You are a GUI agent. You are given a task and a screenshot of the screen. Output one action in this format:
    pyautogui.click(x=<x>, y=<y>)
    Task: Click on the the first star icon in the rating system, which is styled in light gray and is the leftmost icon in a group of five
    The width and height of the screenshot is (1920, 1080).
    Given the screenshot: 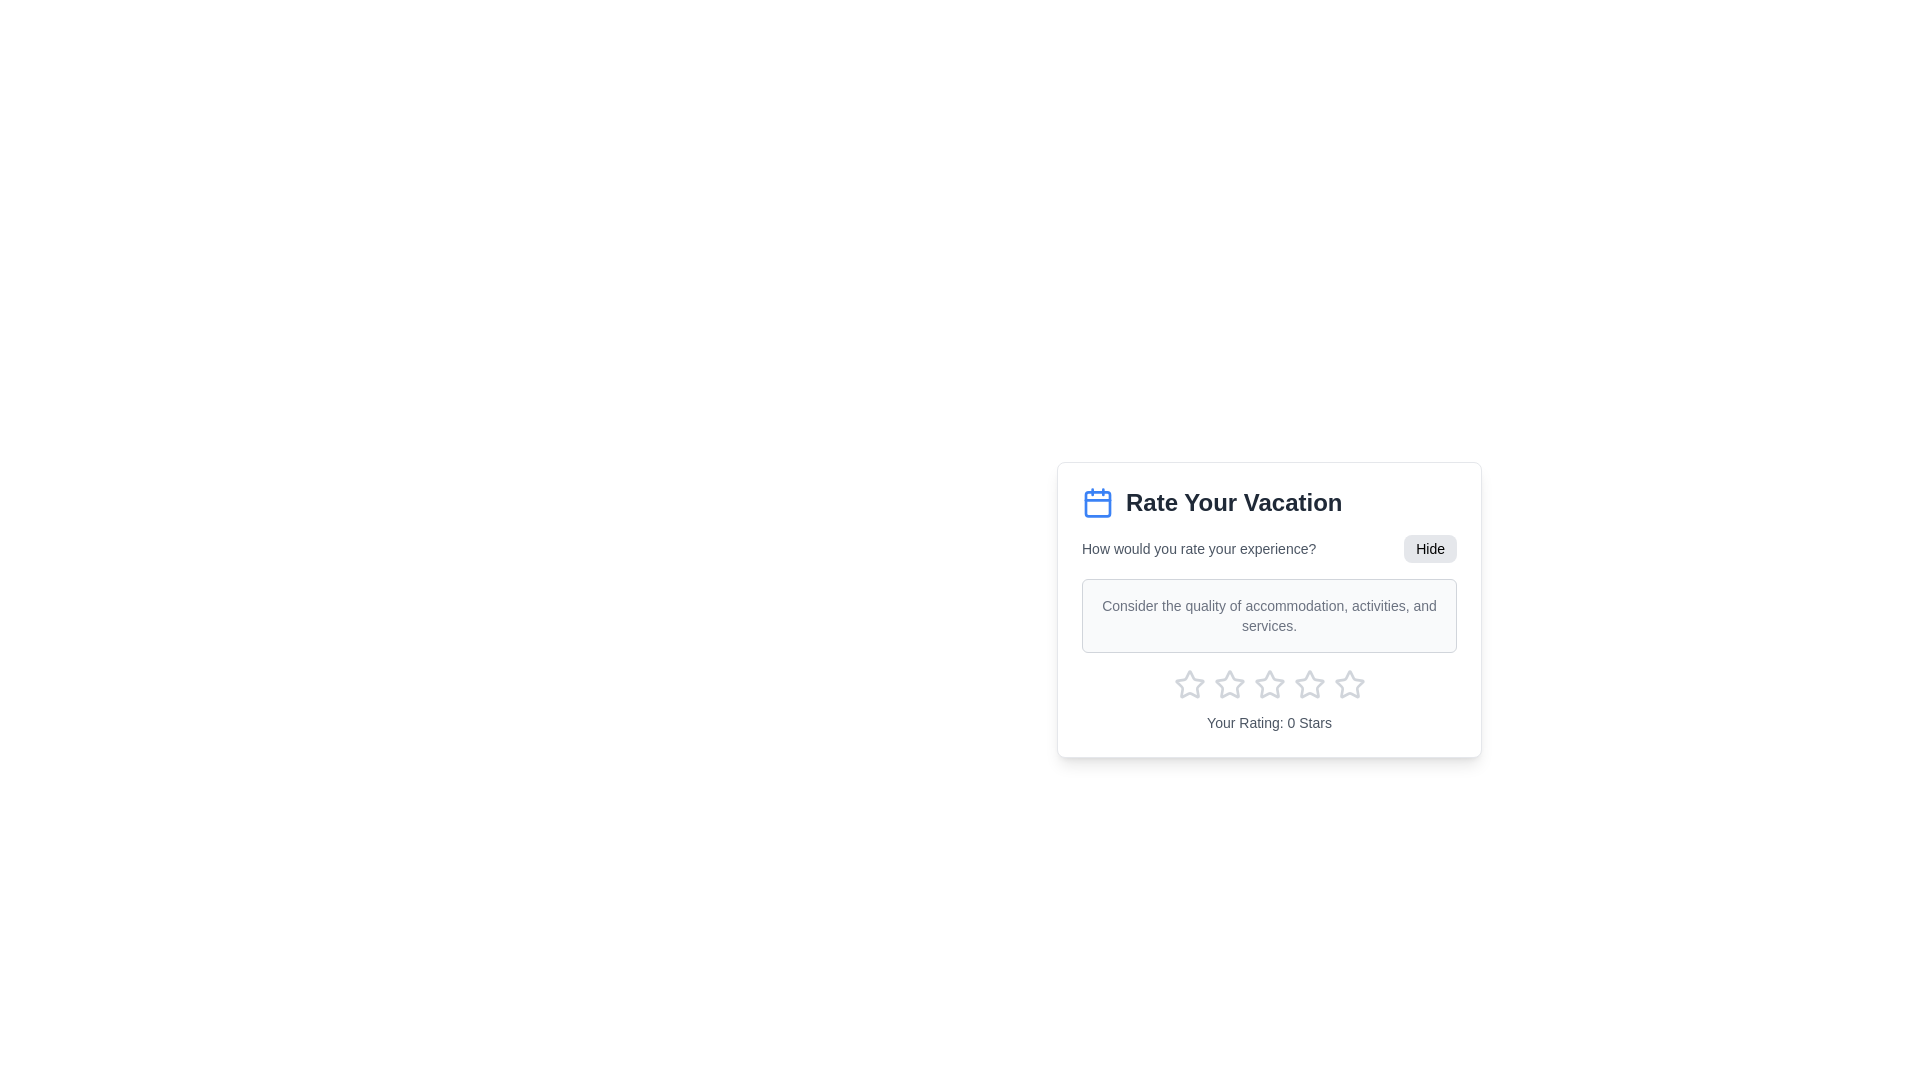 What is the action you would take?
    pyautogui.click(x=1189, y=683)
    